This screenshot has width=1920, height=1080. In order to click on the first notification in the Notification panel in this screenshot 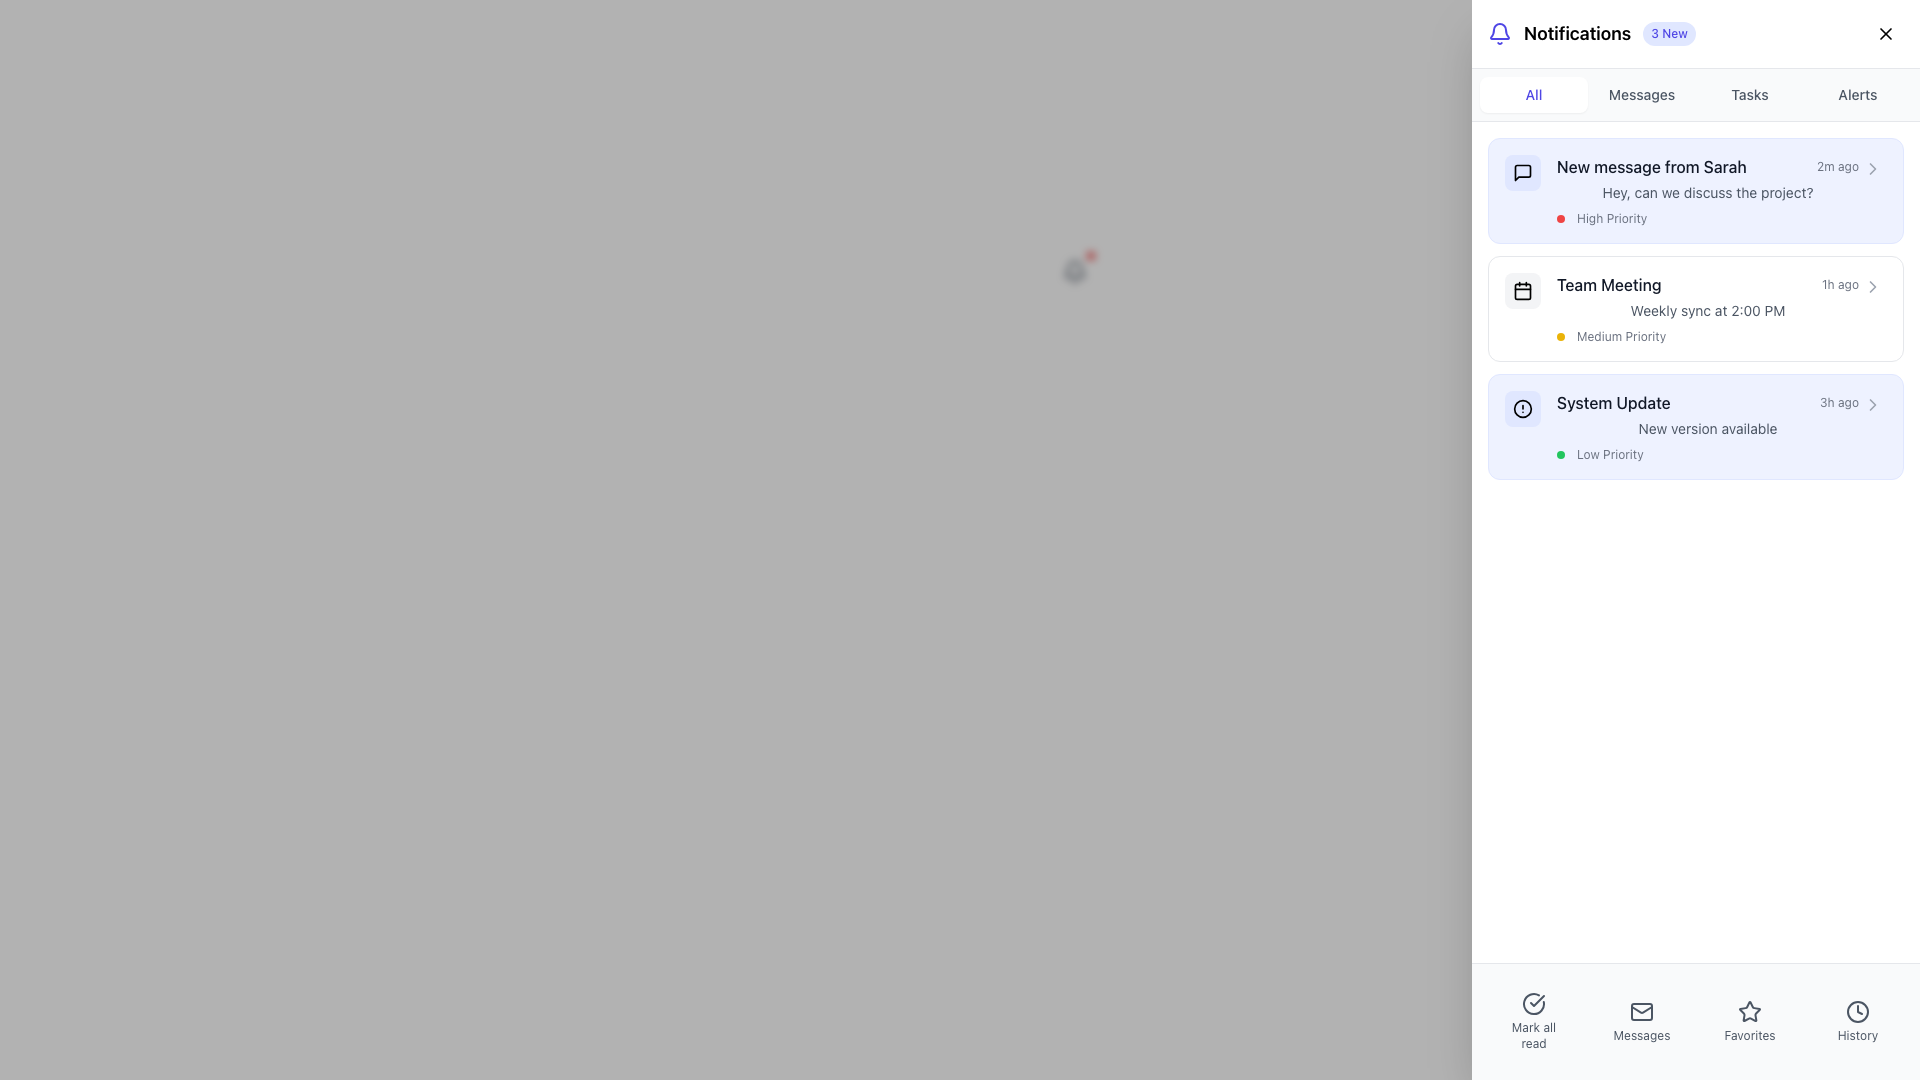, I will do `click(1707, 191)`.